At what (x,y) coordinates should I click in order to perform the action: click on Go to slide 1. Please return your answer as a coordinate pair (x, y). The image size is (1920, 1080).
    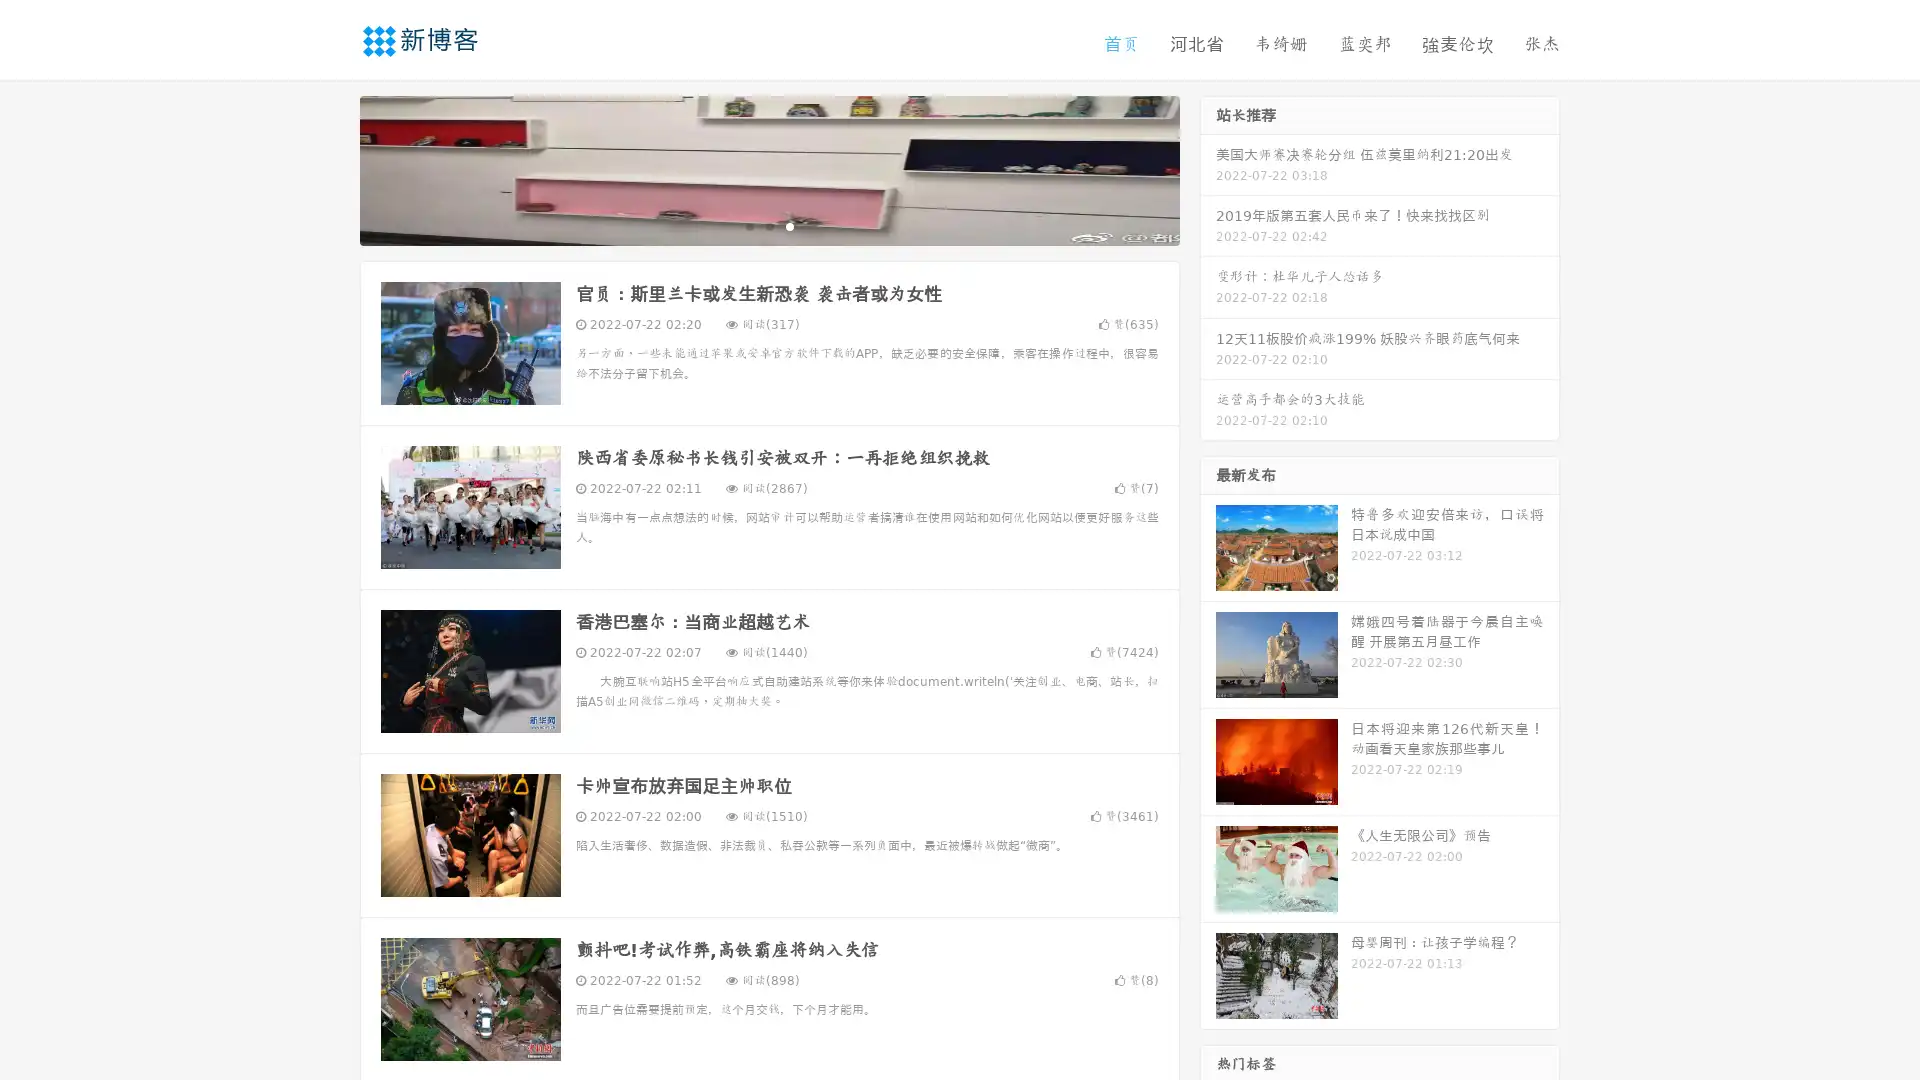
    Looking at the image, I should click on (748, 225).